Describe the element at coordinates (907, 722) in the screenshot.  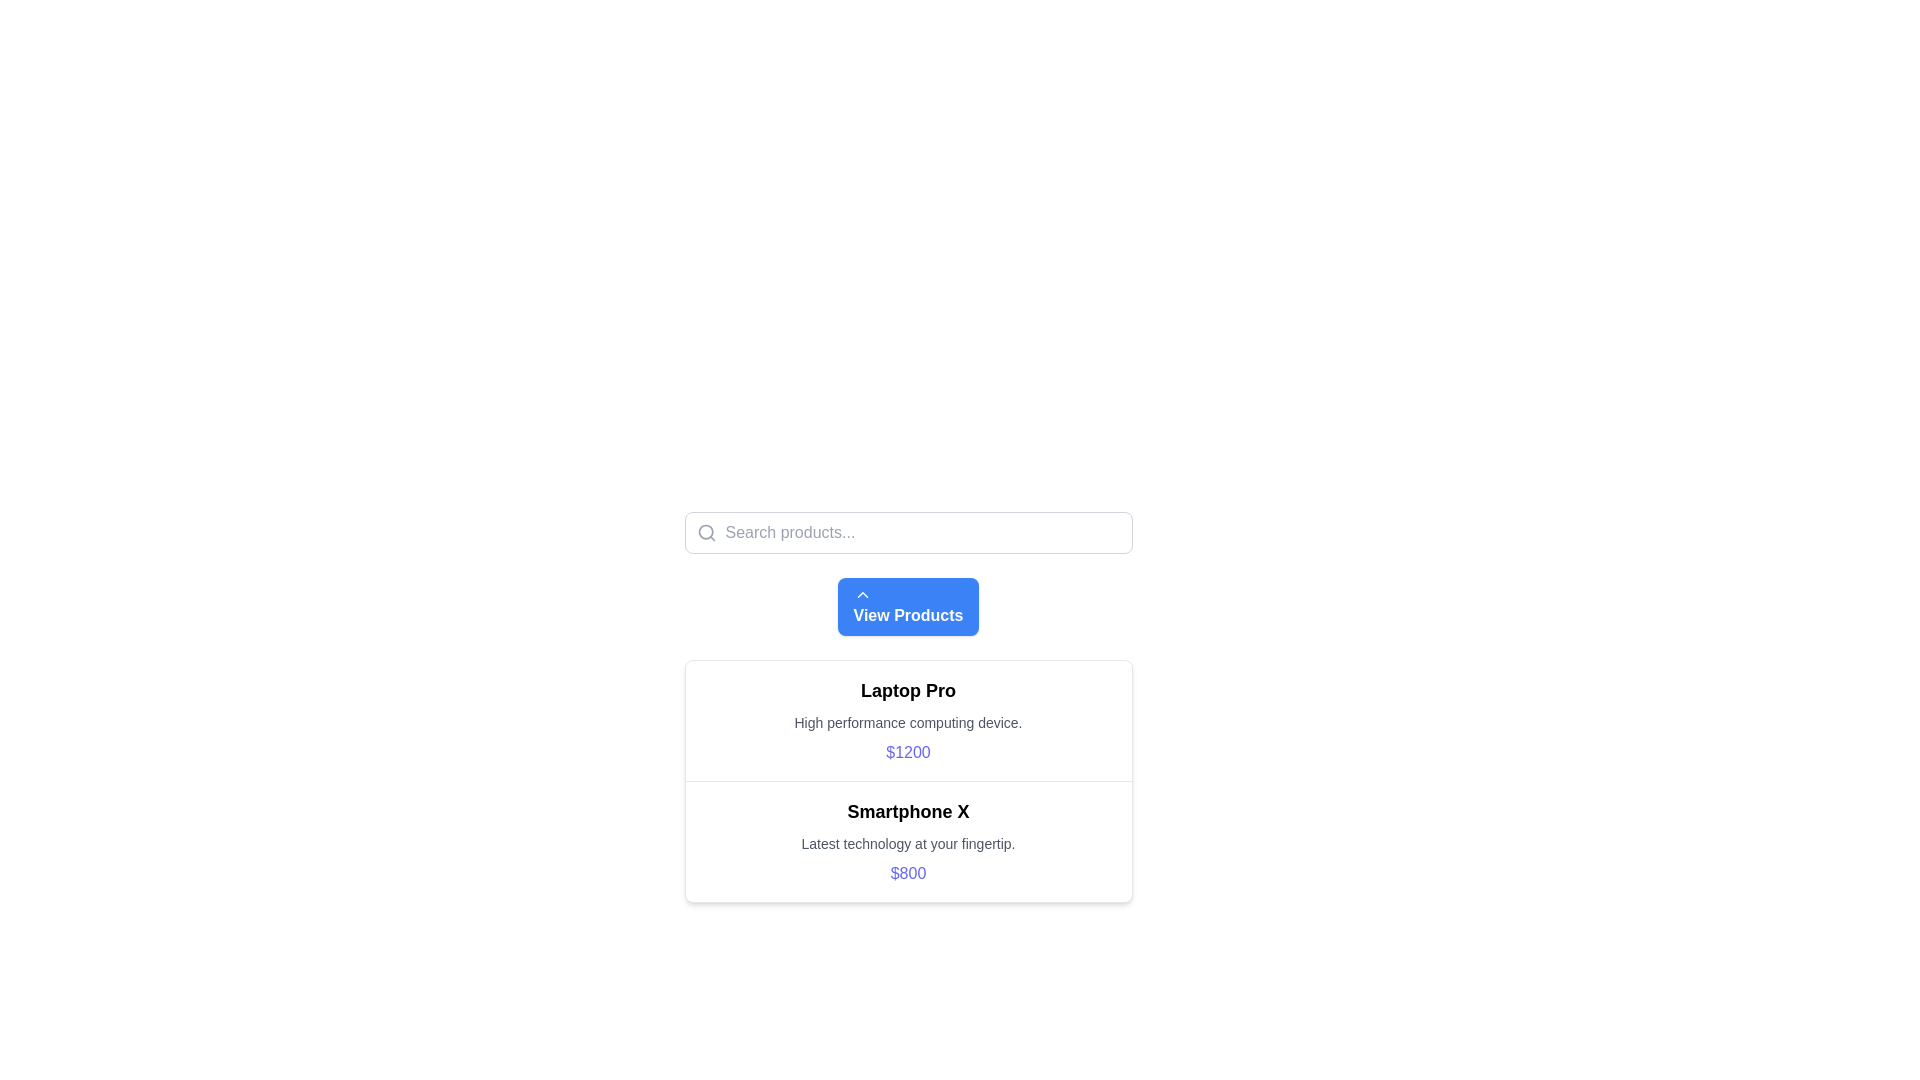
I see `text label displaying 'High performance computing device.' which is styled in a small, gray font and positioned centrally beneath the title 'Laptop Pro' and above the price text '$1200'` at that location.